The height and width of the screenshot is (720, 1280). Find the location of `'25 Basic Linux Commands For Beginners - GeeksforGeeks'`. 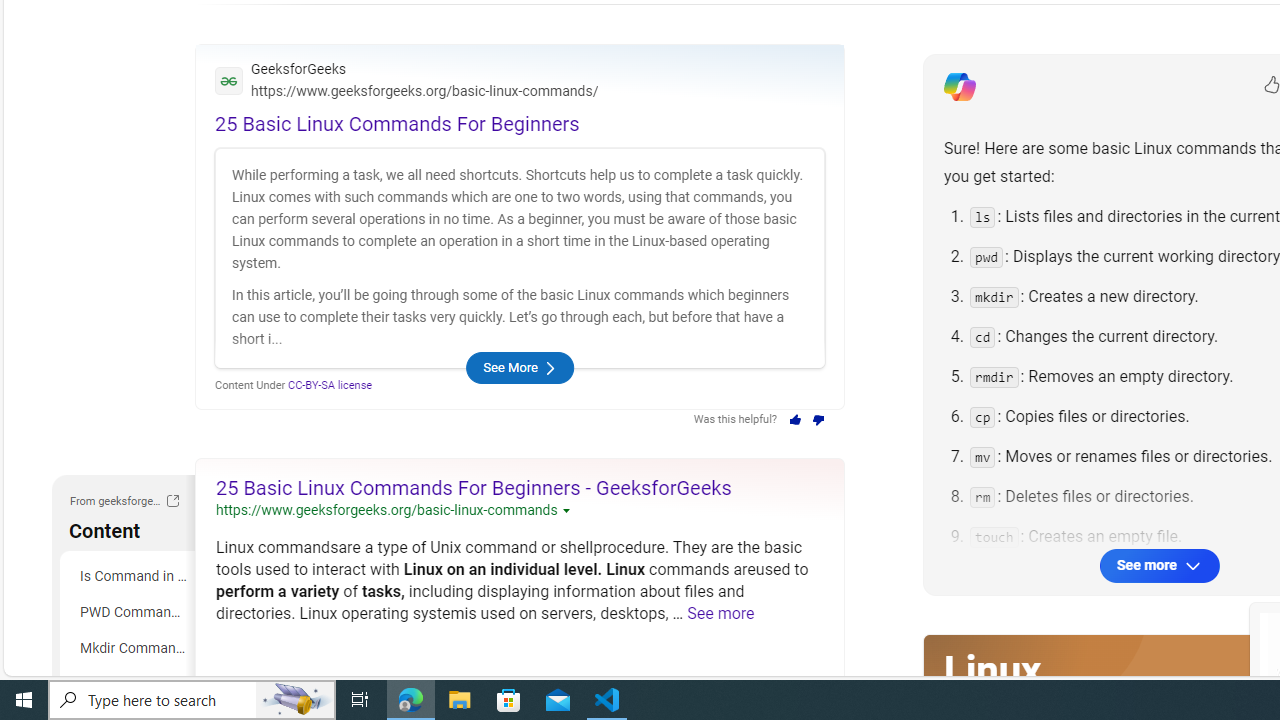

'25 Basic Linux Commands For Beginners - GeeksforGeeks' is located at coordinates (473, 487).